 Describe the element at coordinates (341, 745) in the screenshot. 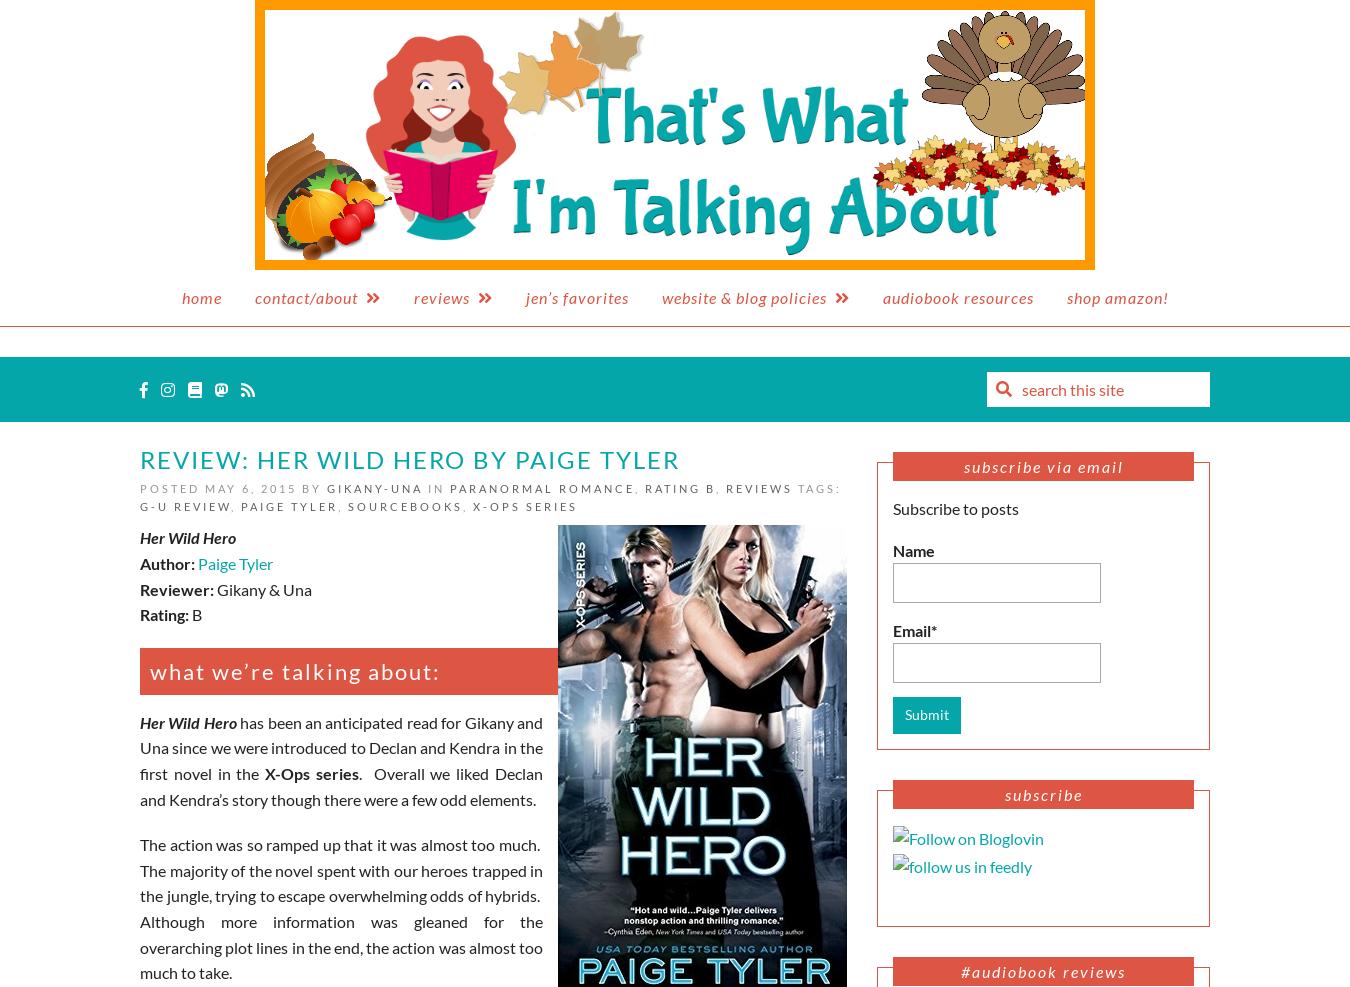

I see `'has been an anticipated read for Gikany and Una since we were introduced to Declan and Kendra in the first novel in the'` at that location.